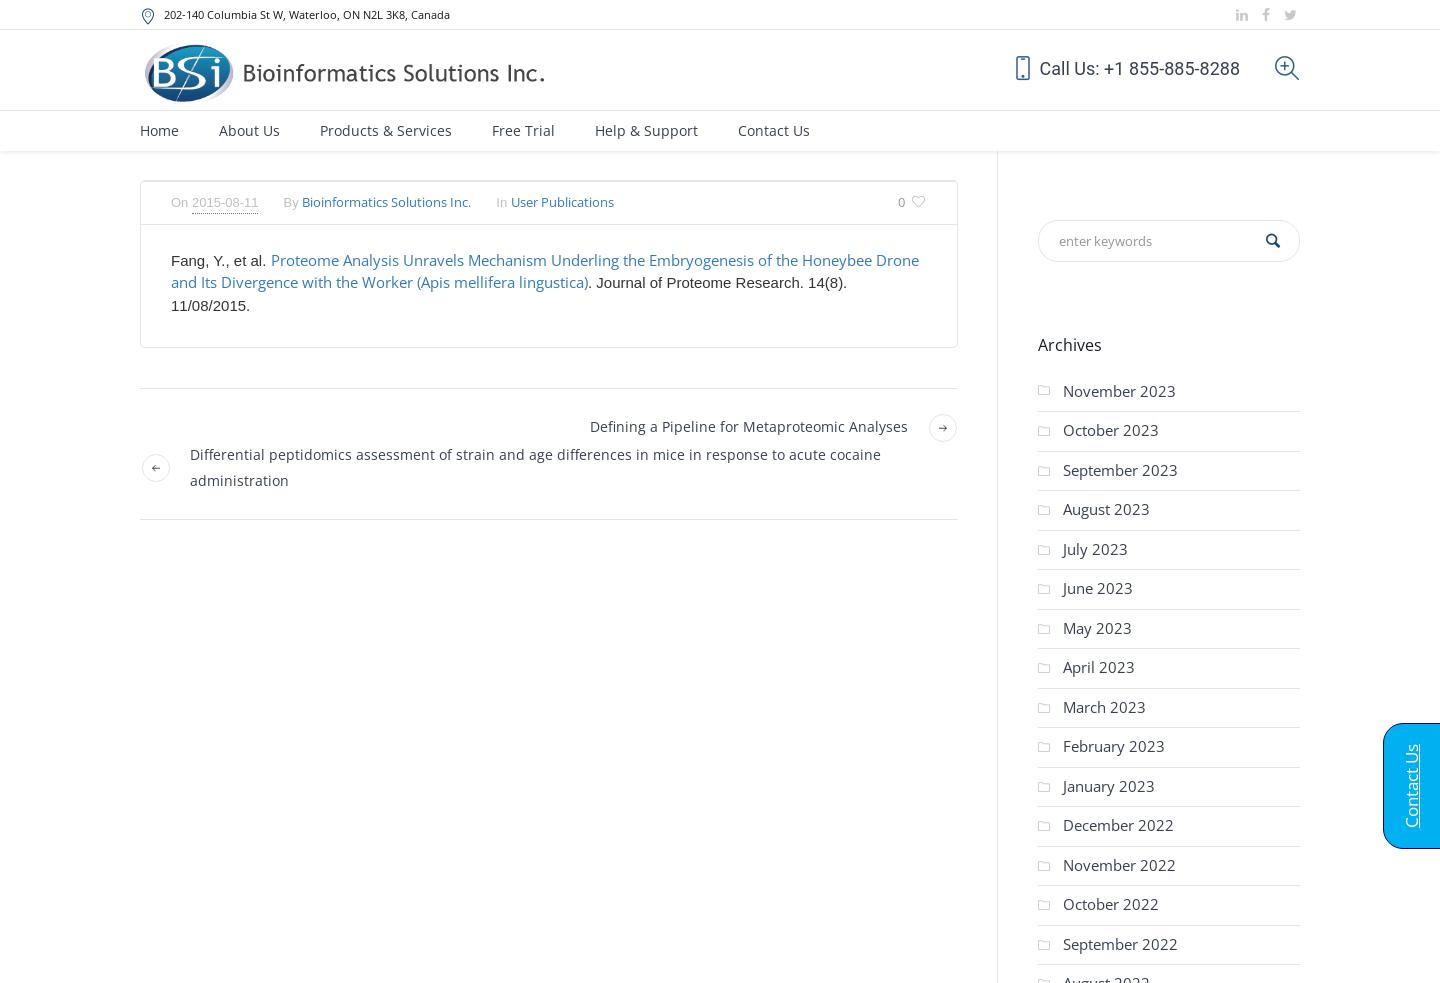  What do you see at coordinates (158, 129) in the screenshot?
I see `'Home'` at bounding box center [158, 129].